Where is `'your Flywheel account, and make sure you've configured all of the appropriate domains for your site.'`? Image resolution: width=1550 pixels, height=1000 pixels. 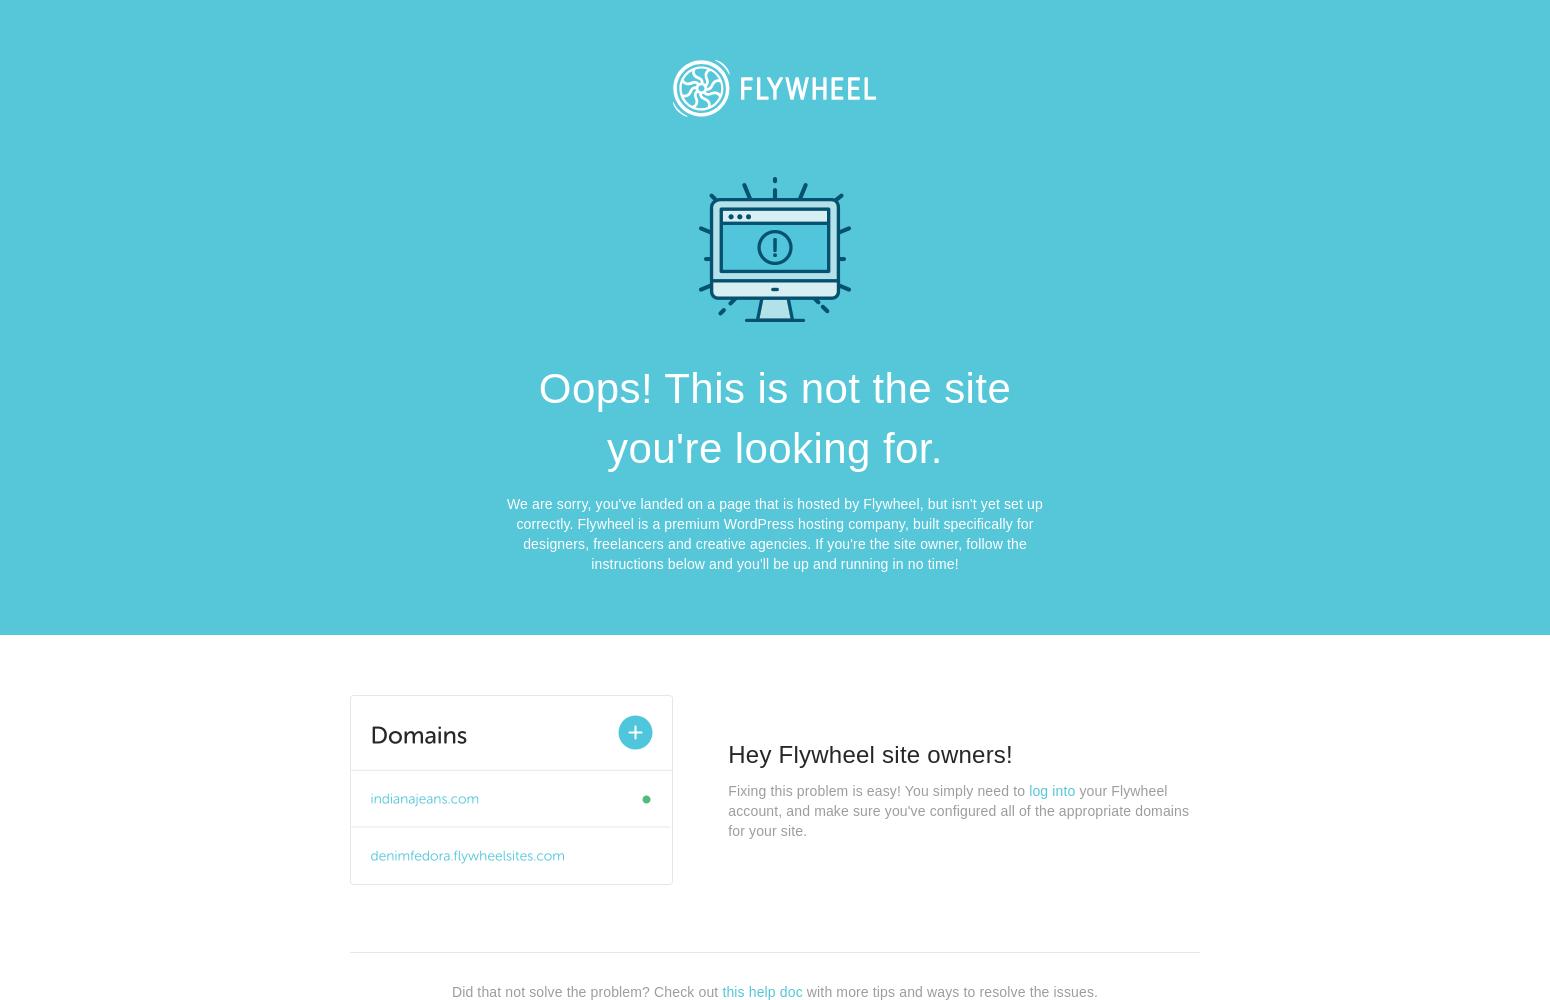
'your Flywheel account, and make sure you've configured all of the appropriate domains for your site.' is located at coordinates (957, 811).